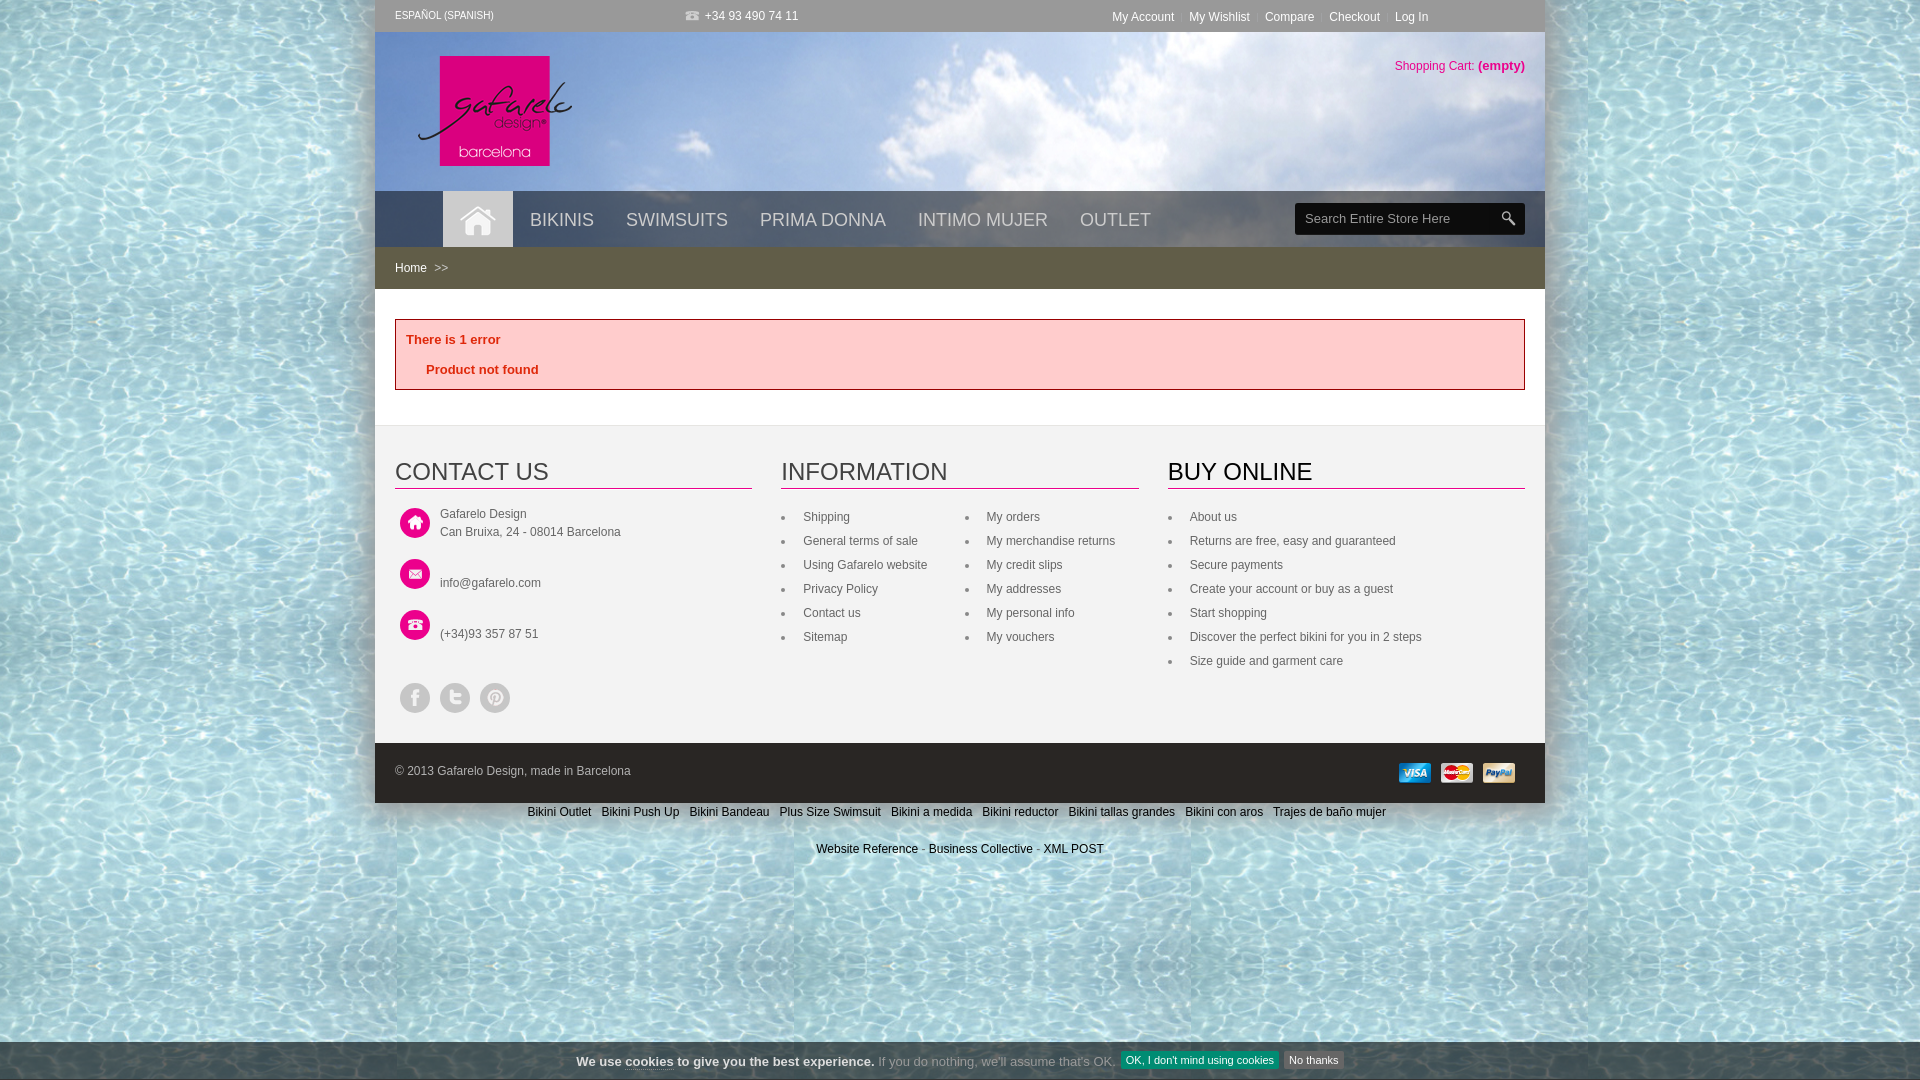  What do you see at coordinates (1019, 812) in the screenshot?
I see `'Bikini reductor'` at bounding box center [1019, 812].